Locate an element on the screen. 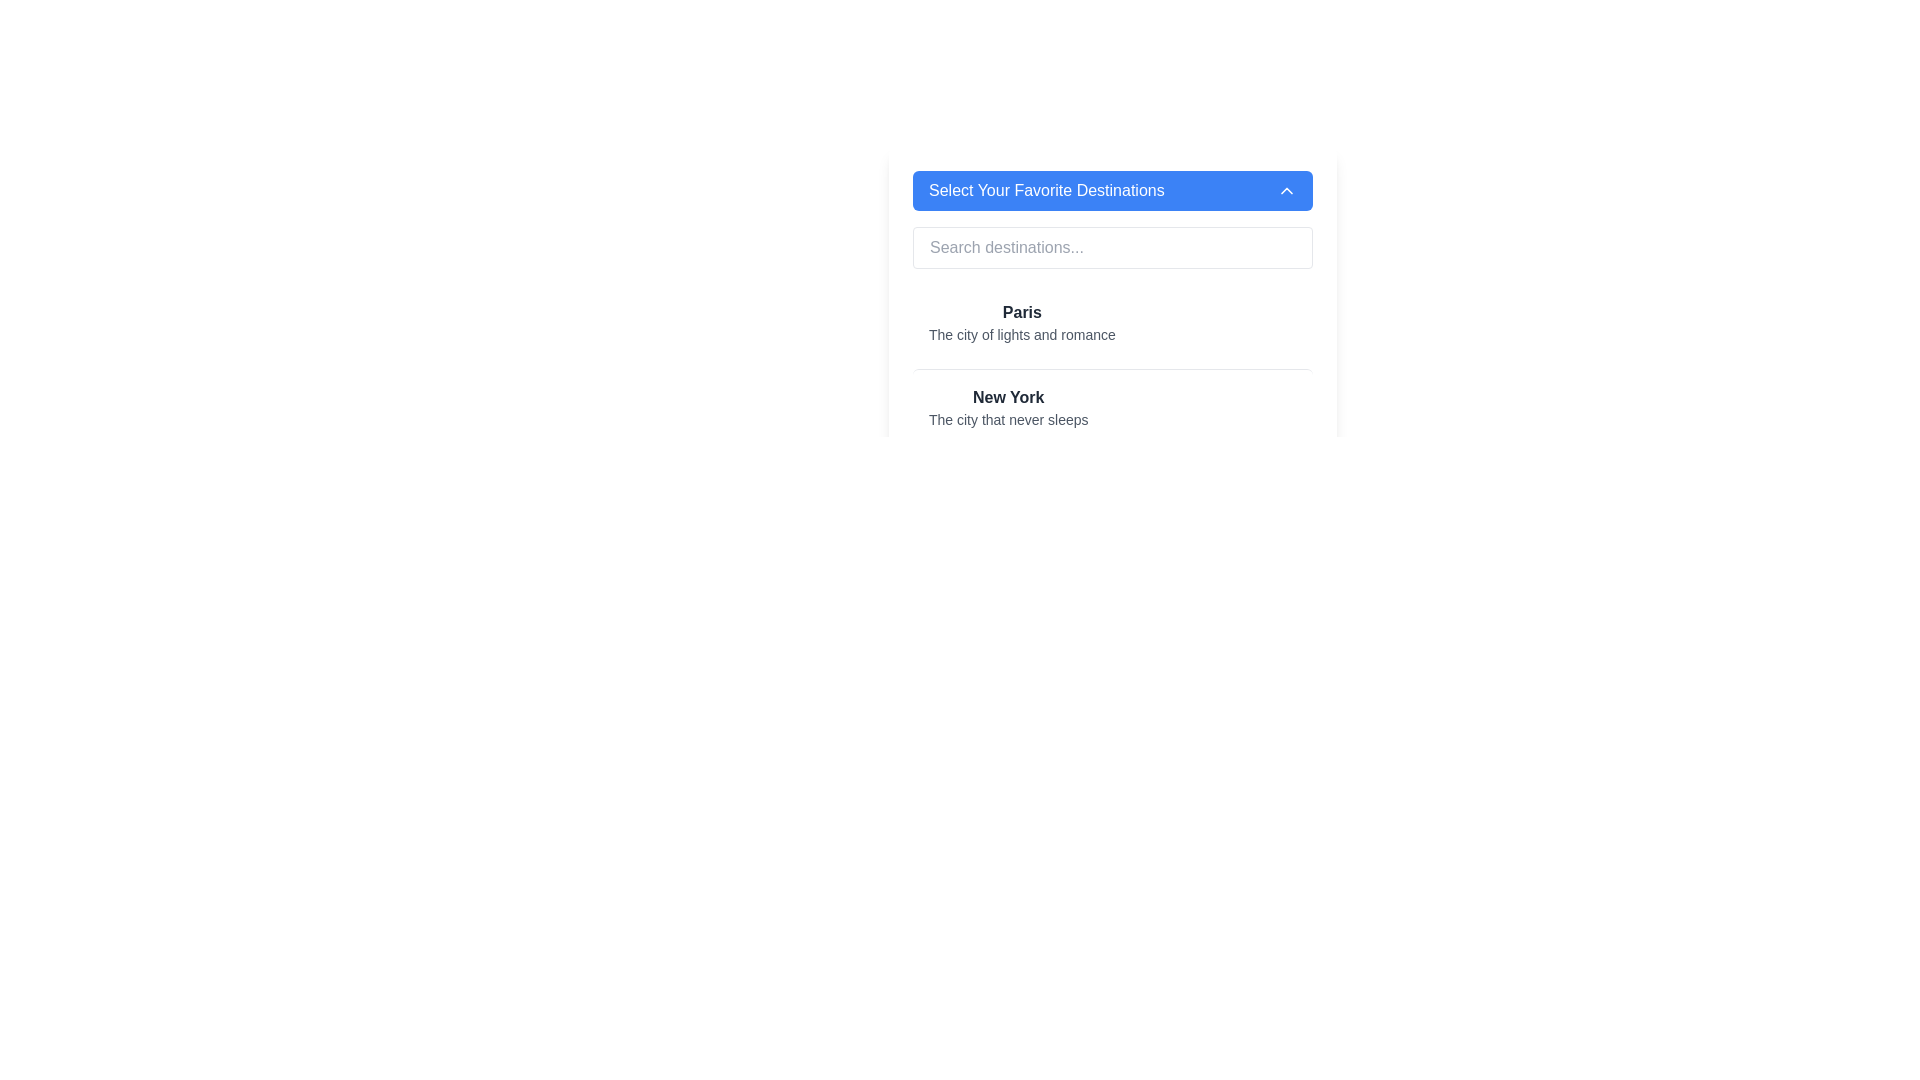 The width and height of the screenshot is (1920, 1080). the text label serving as a heading for 'New York', which is positioned below the 'Paris' group in the list interface is located at coordinates (1008, 397).